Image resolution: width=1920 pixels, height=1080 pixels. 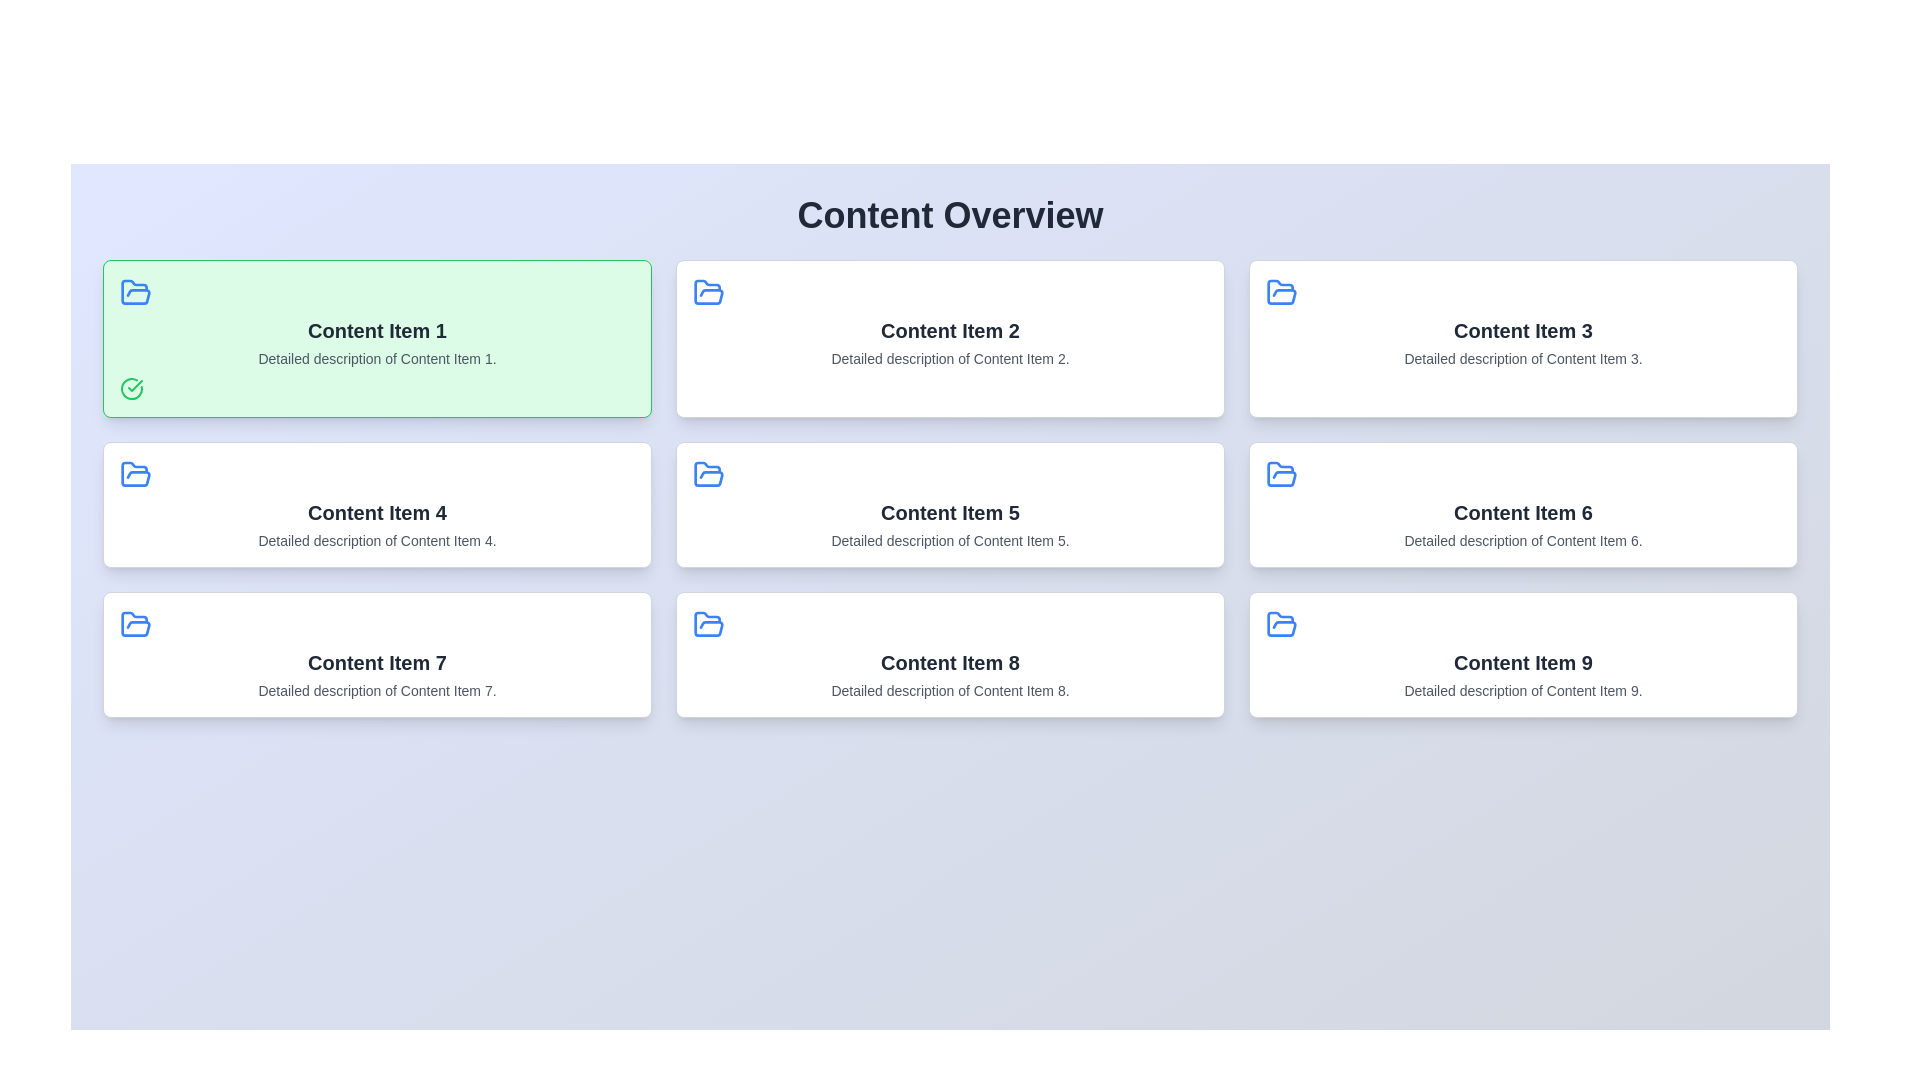 I want to click on the open folder SVG icon located at the top left corner of the card labeled 'Content Item 6', so click(x=1281, y=474).